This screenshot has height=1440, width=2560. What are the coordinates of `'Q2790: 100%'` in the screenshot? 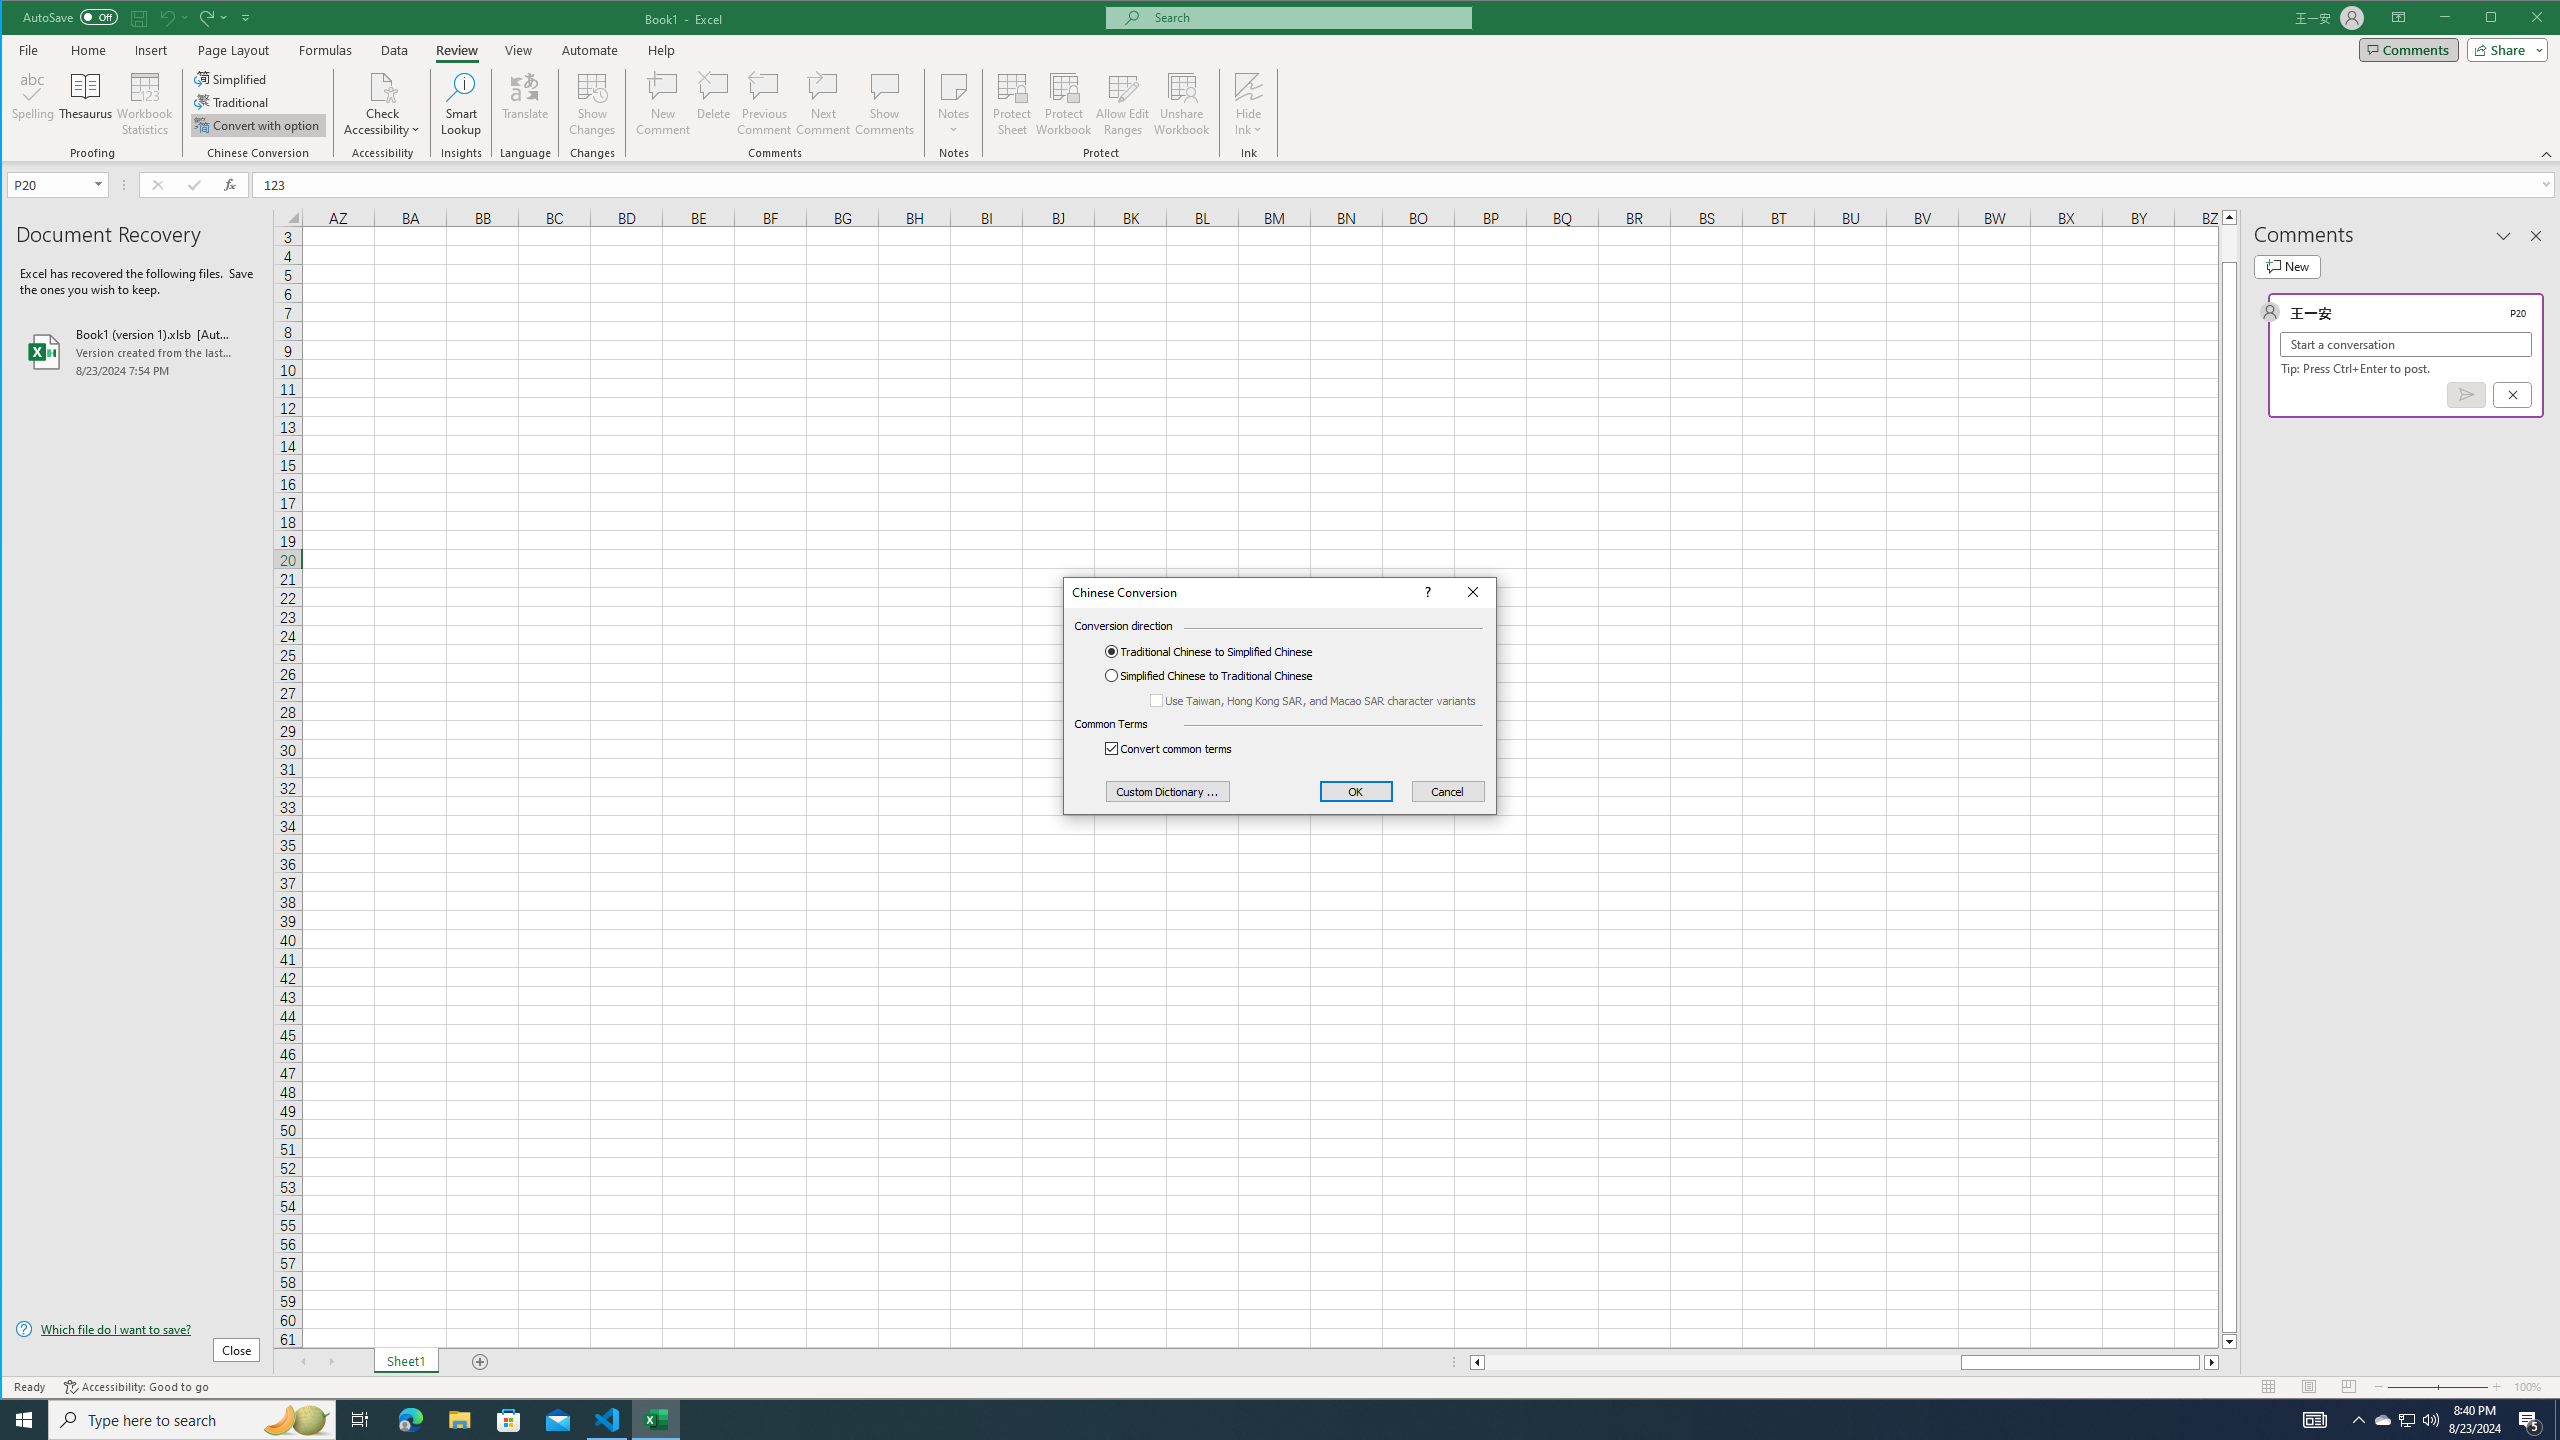 It's located at (2429, 1418).